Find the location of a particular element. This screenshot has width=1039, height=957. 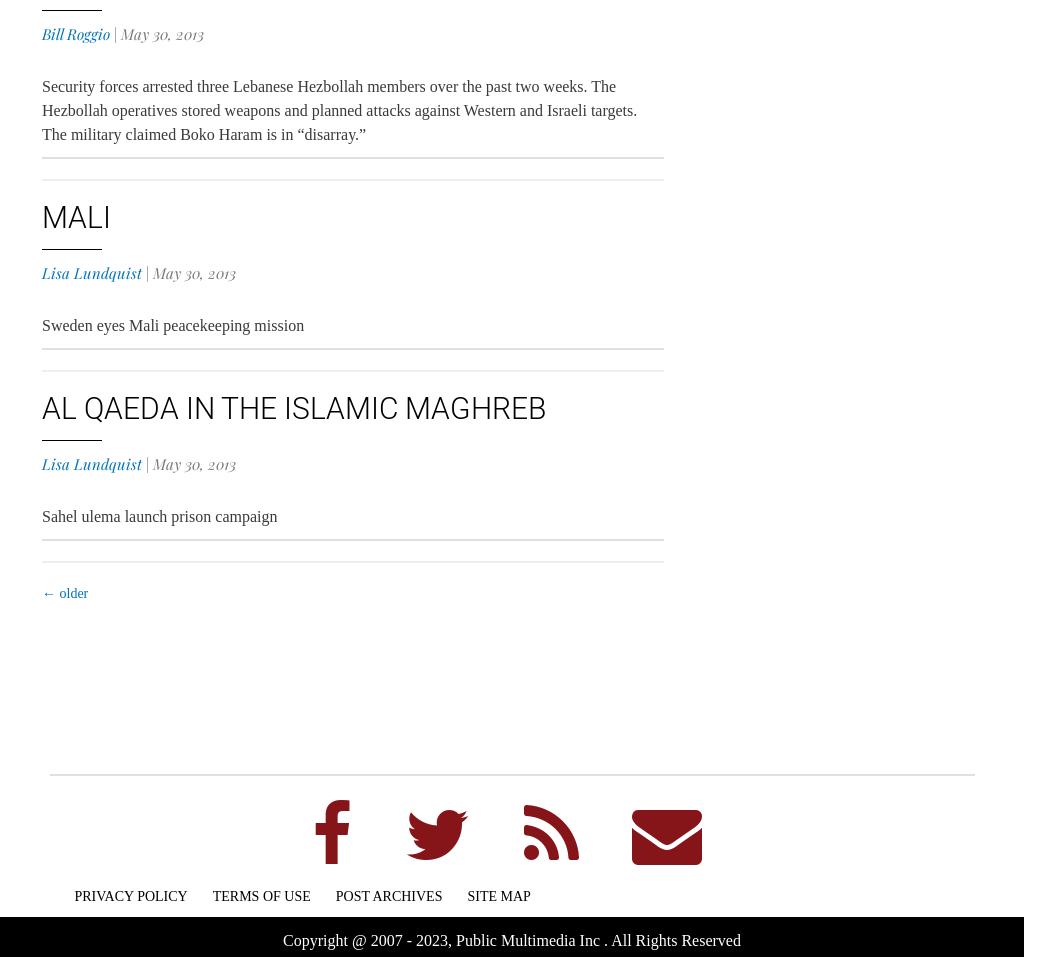

'Bill Roggio' is located at coordinates (74, 32).